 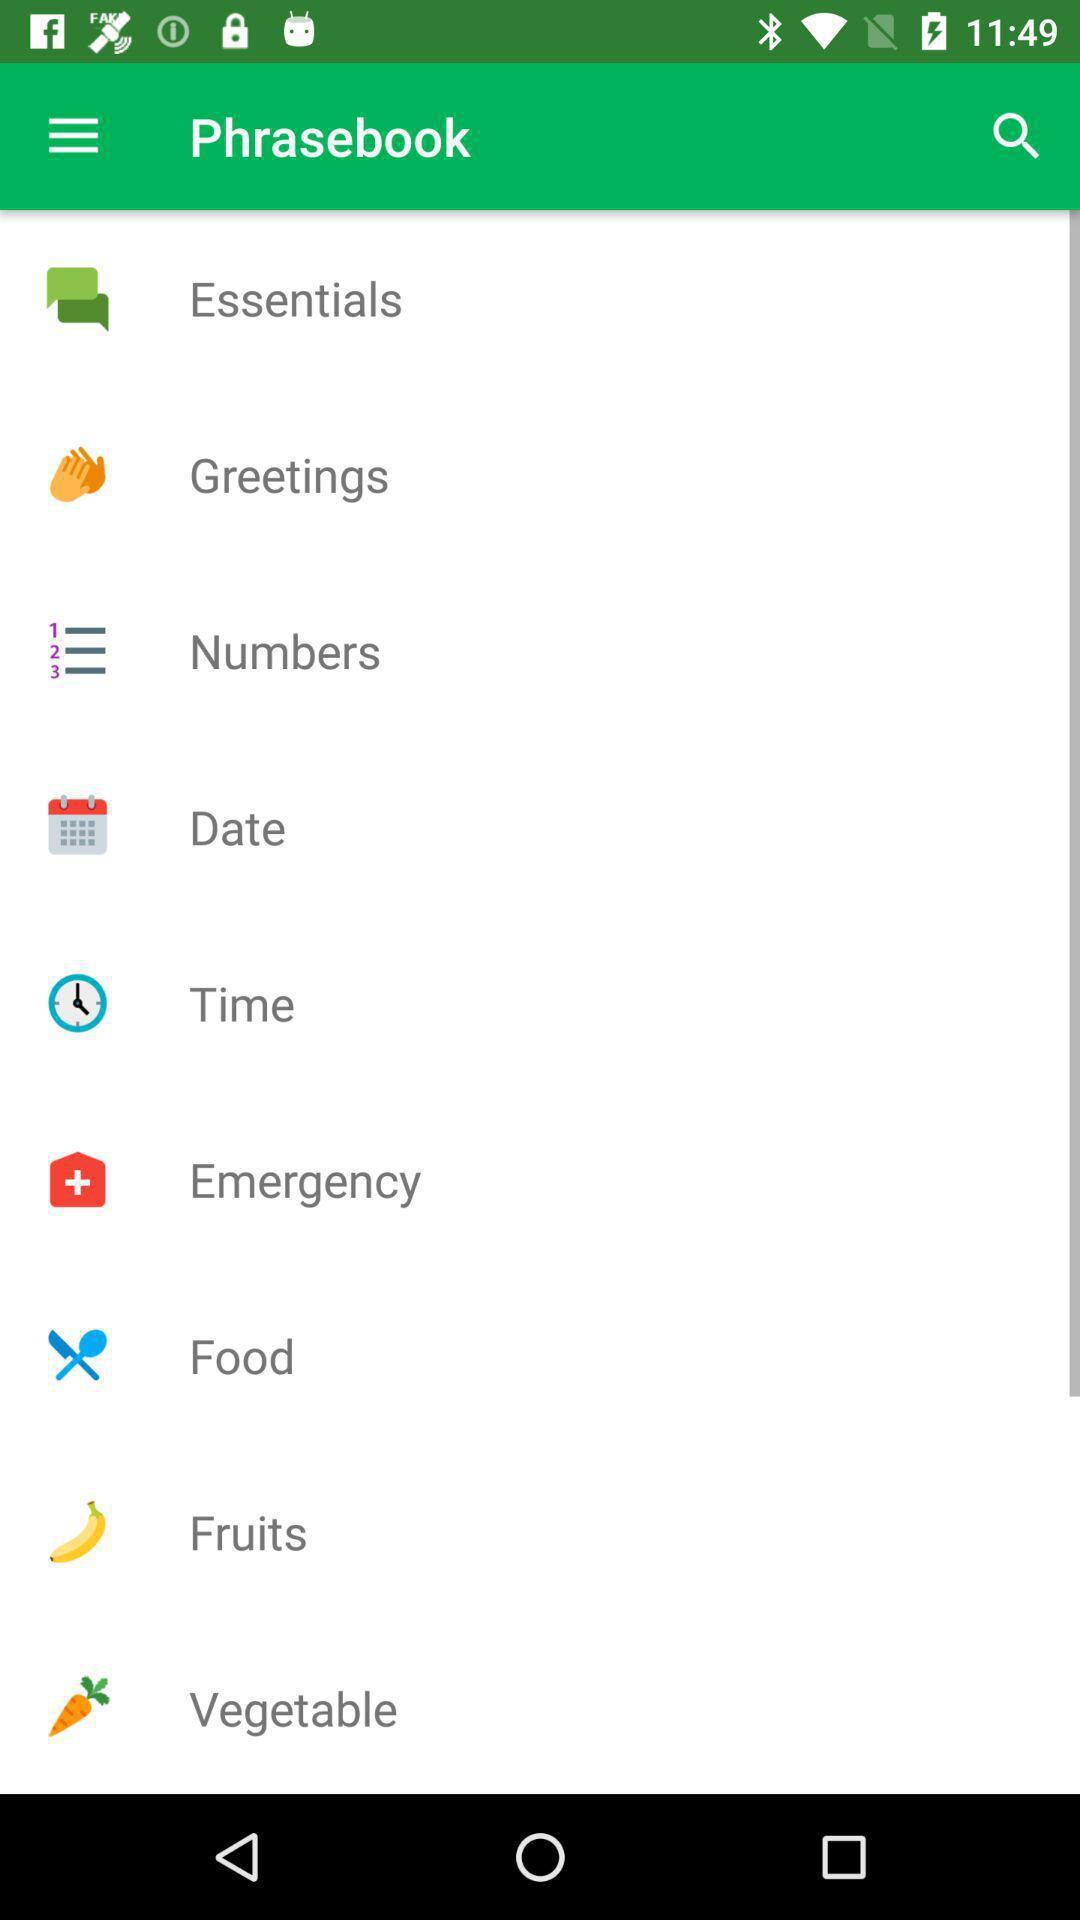 What do you see at coordinates (76, 826) in the screenshot?
I see `date` at bounding box center [76, 826].